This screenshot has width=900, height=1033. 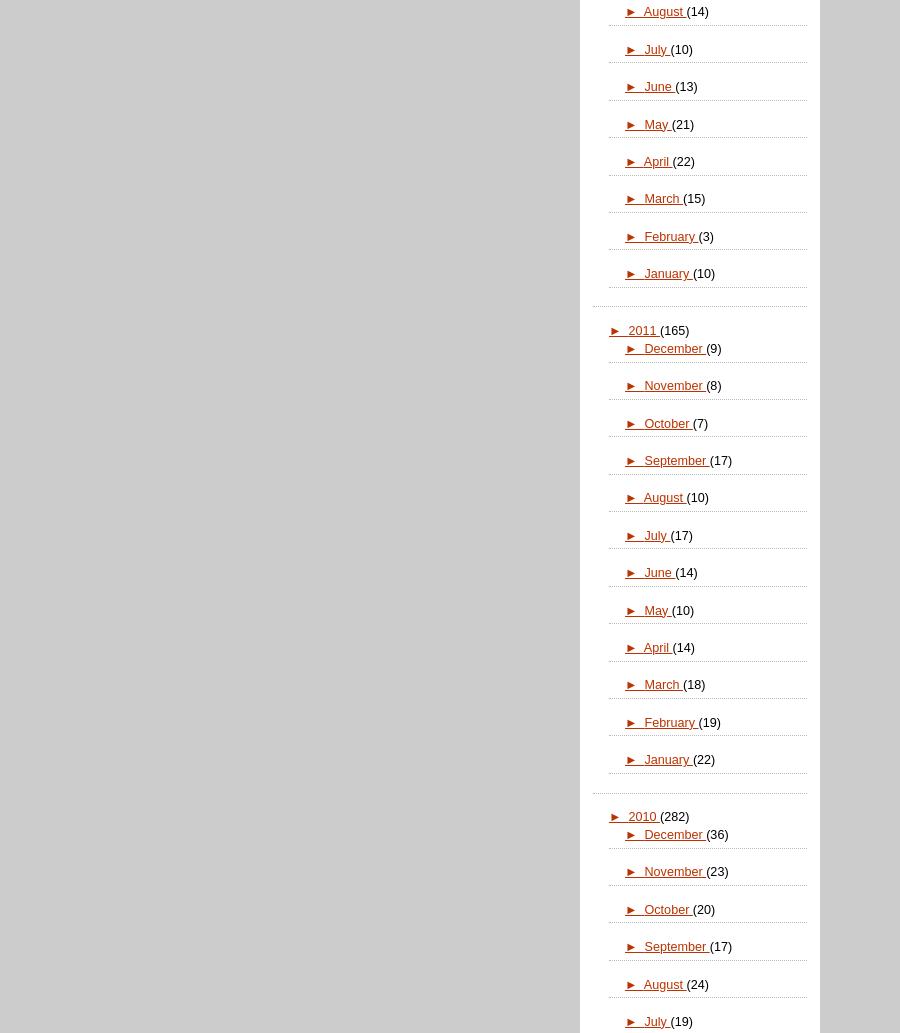 I want to click on '2010', so click(x=644, y=816).